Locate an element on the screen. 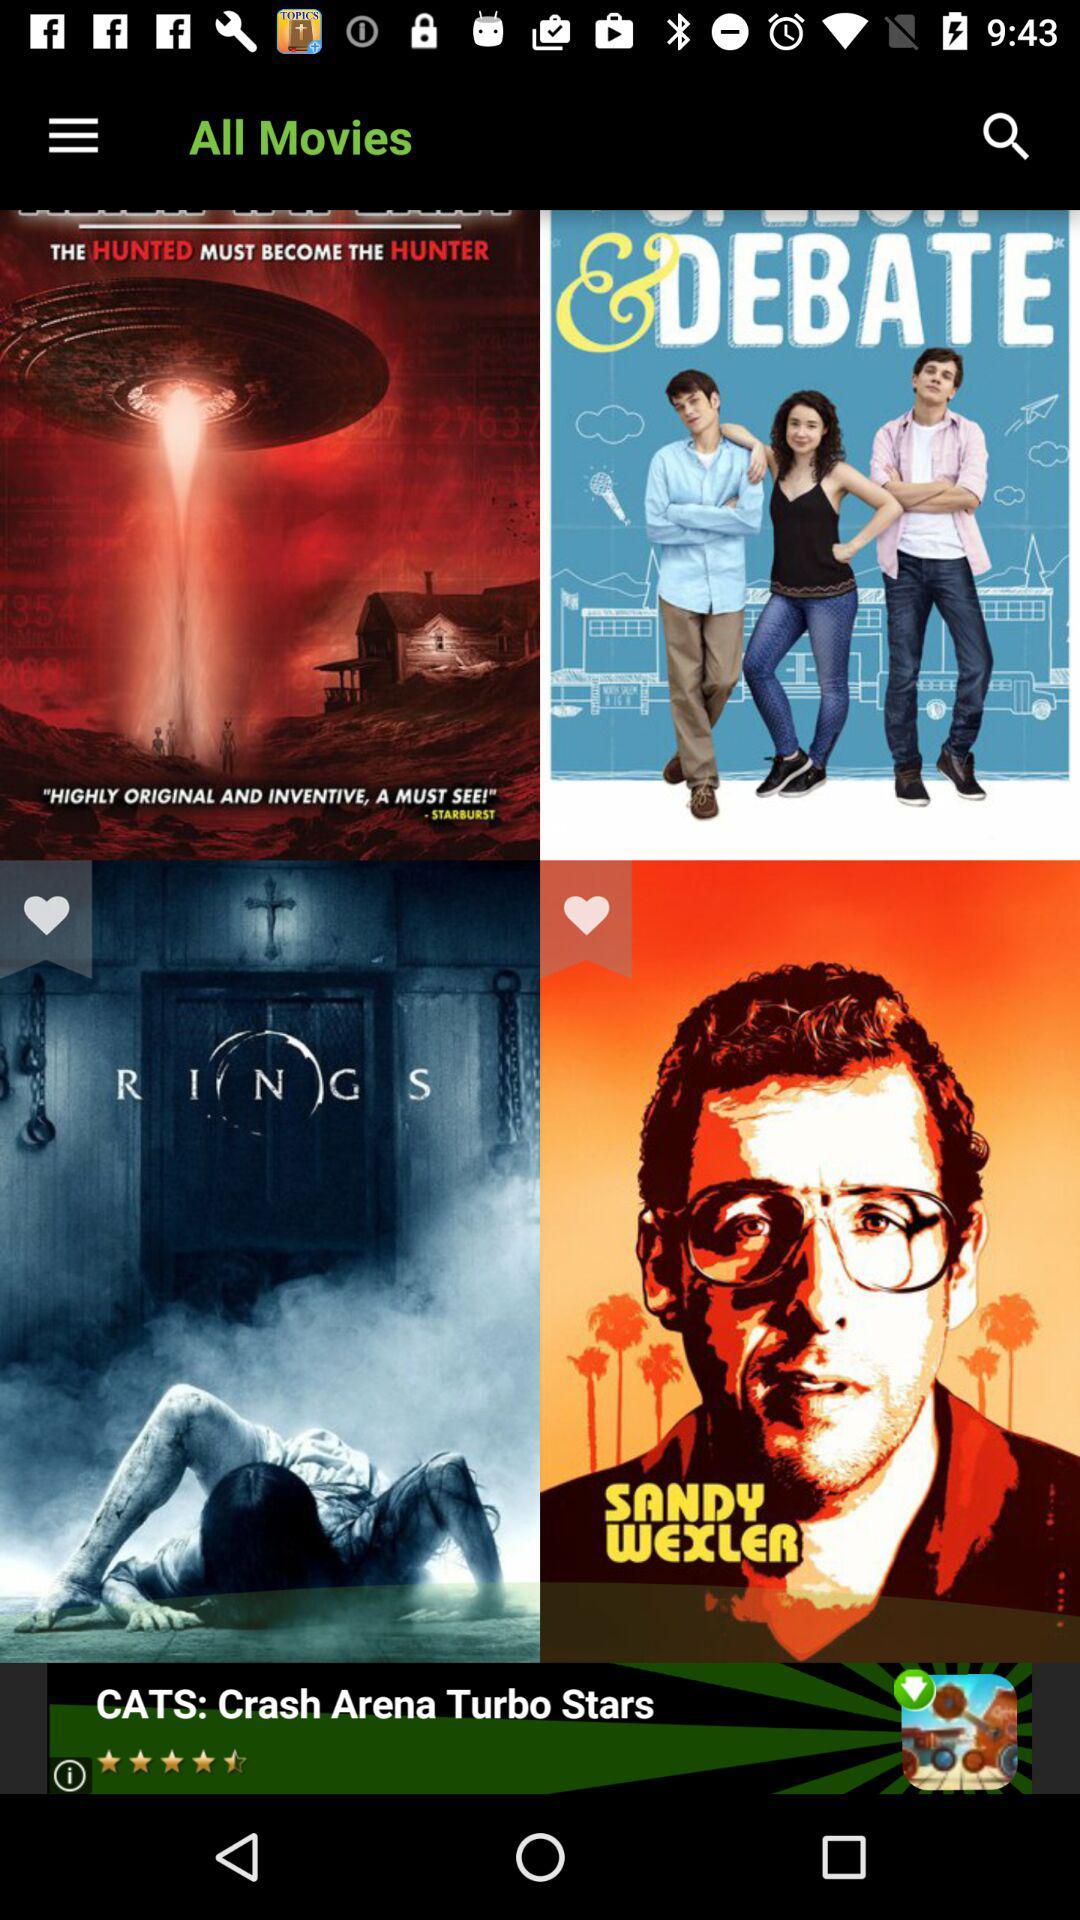 This screenshot has width=1080, height=1920. love the movie is located at coordinates (58, 918).